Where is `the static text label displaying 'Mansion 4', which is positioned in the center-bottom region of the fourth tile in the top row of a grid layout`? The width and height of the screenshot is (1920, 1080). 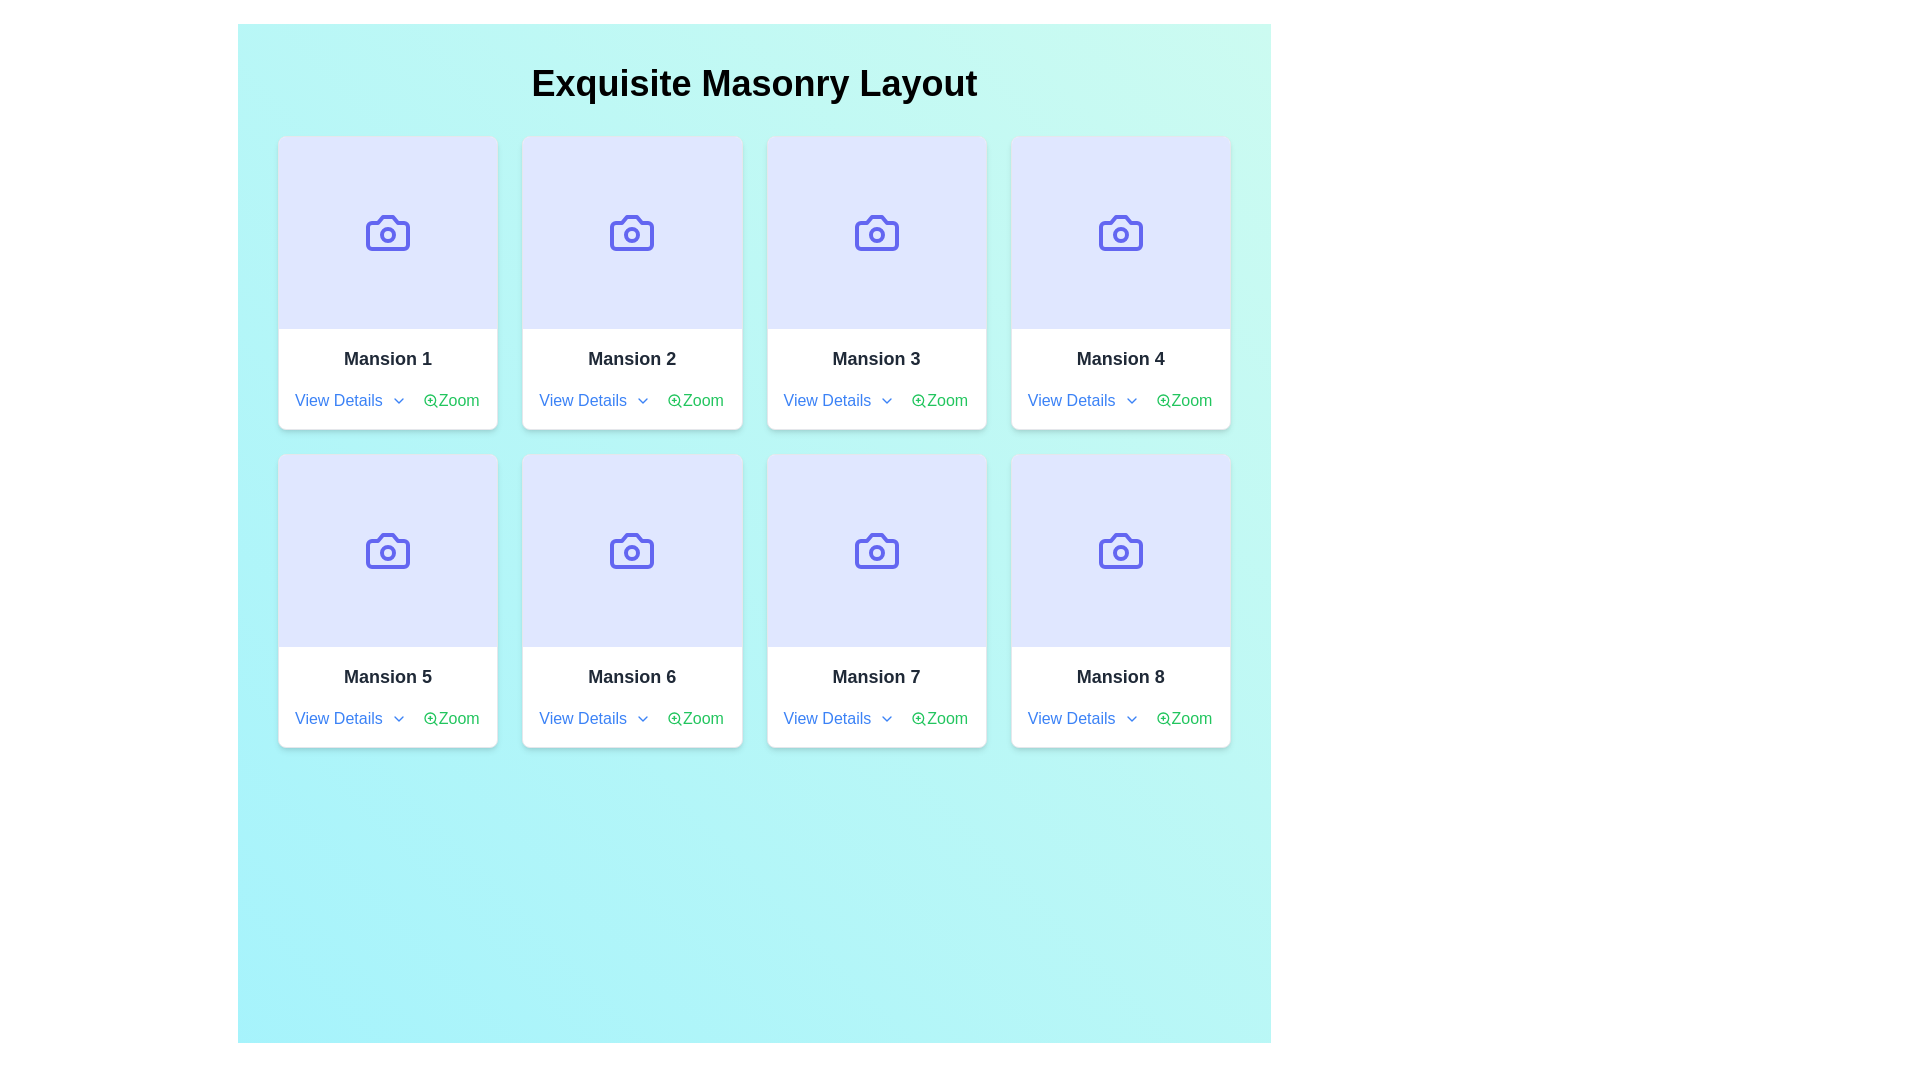 the static text label displaying 'Mansion 4', which is positioned in the center-bottom region of the fourth tile in the top row of a grid layout is located at coordinates (1120, 357).